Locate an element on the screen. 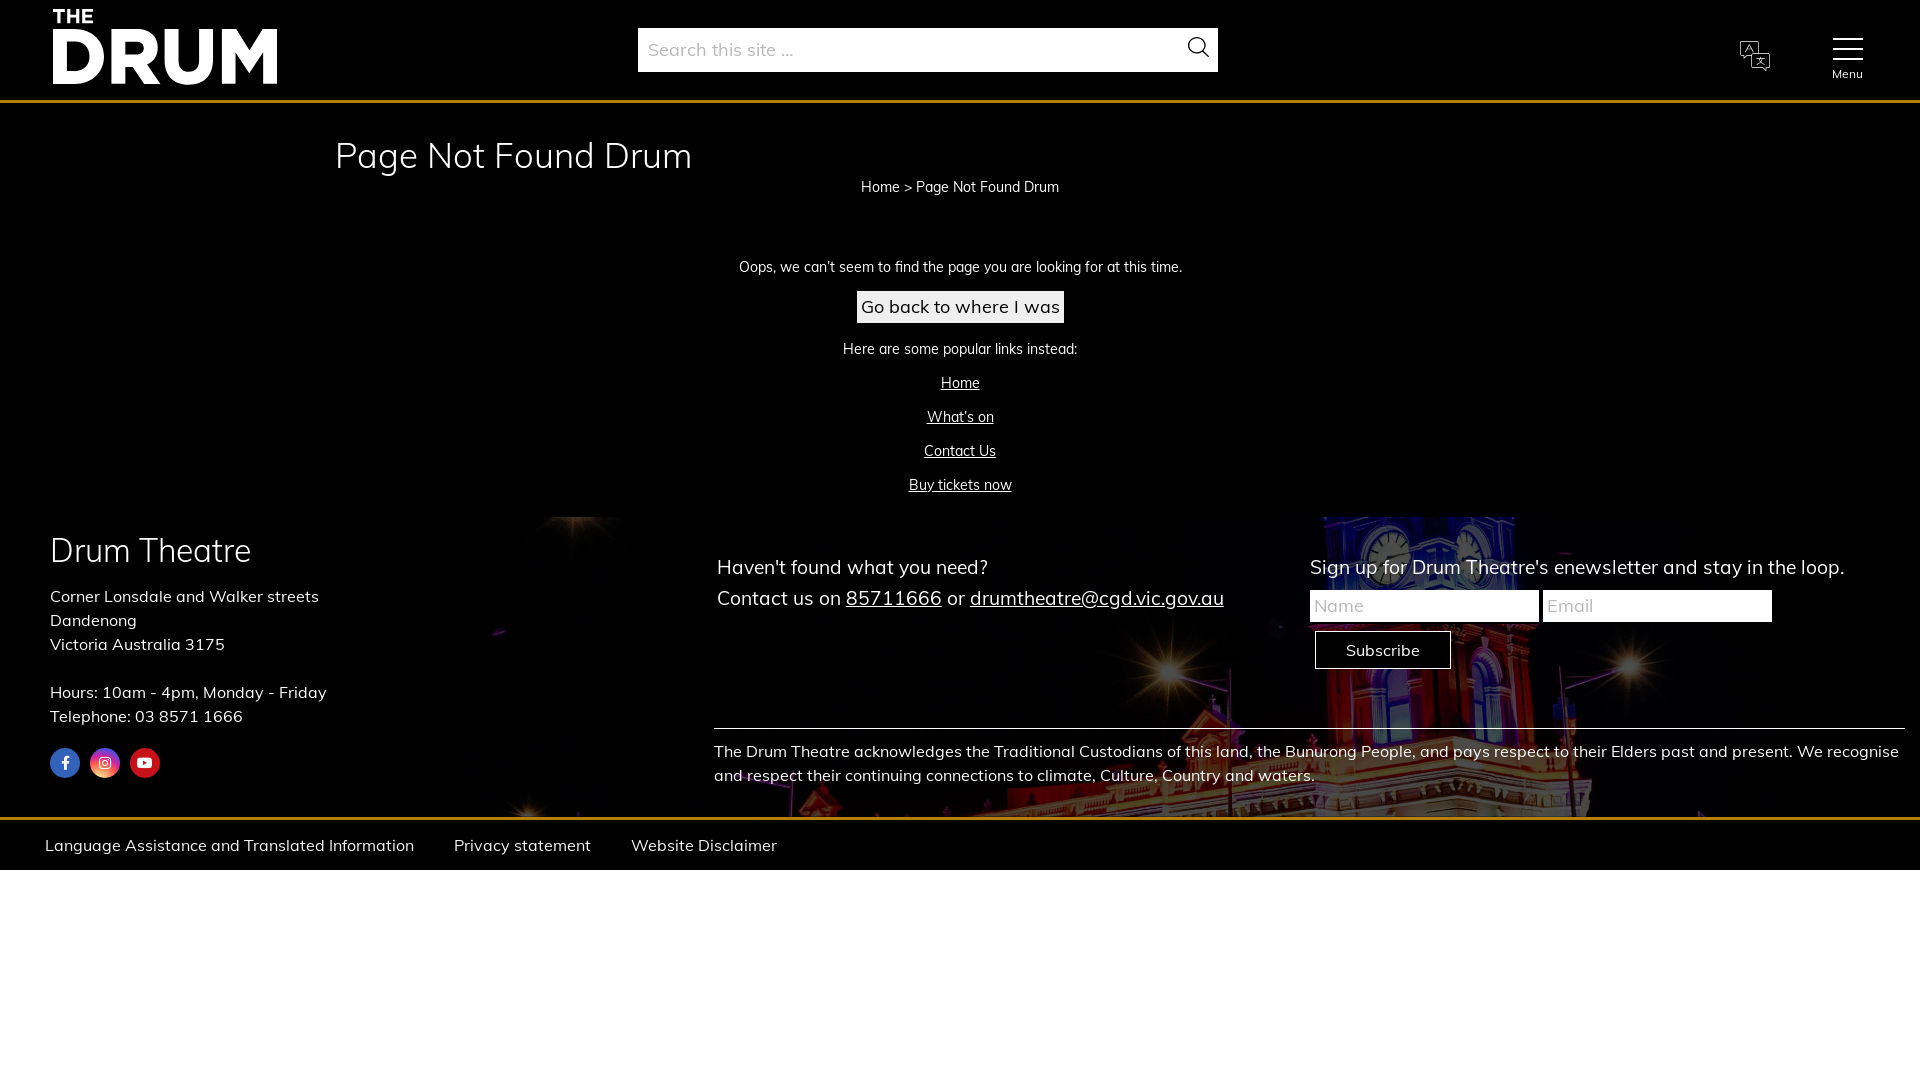  'Privacy statement' is located at coordinates (522, 844).